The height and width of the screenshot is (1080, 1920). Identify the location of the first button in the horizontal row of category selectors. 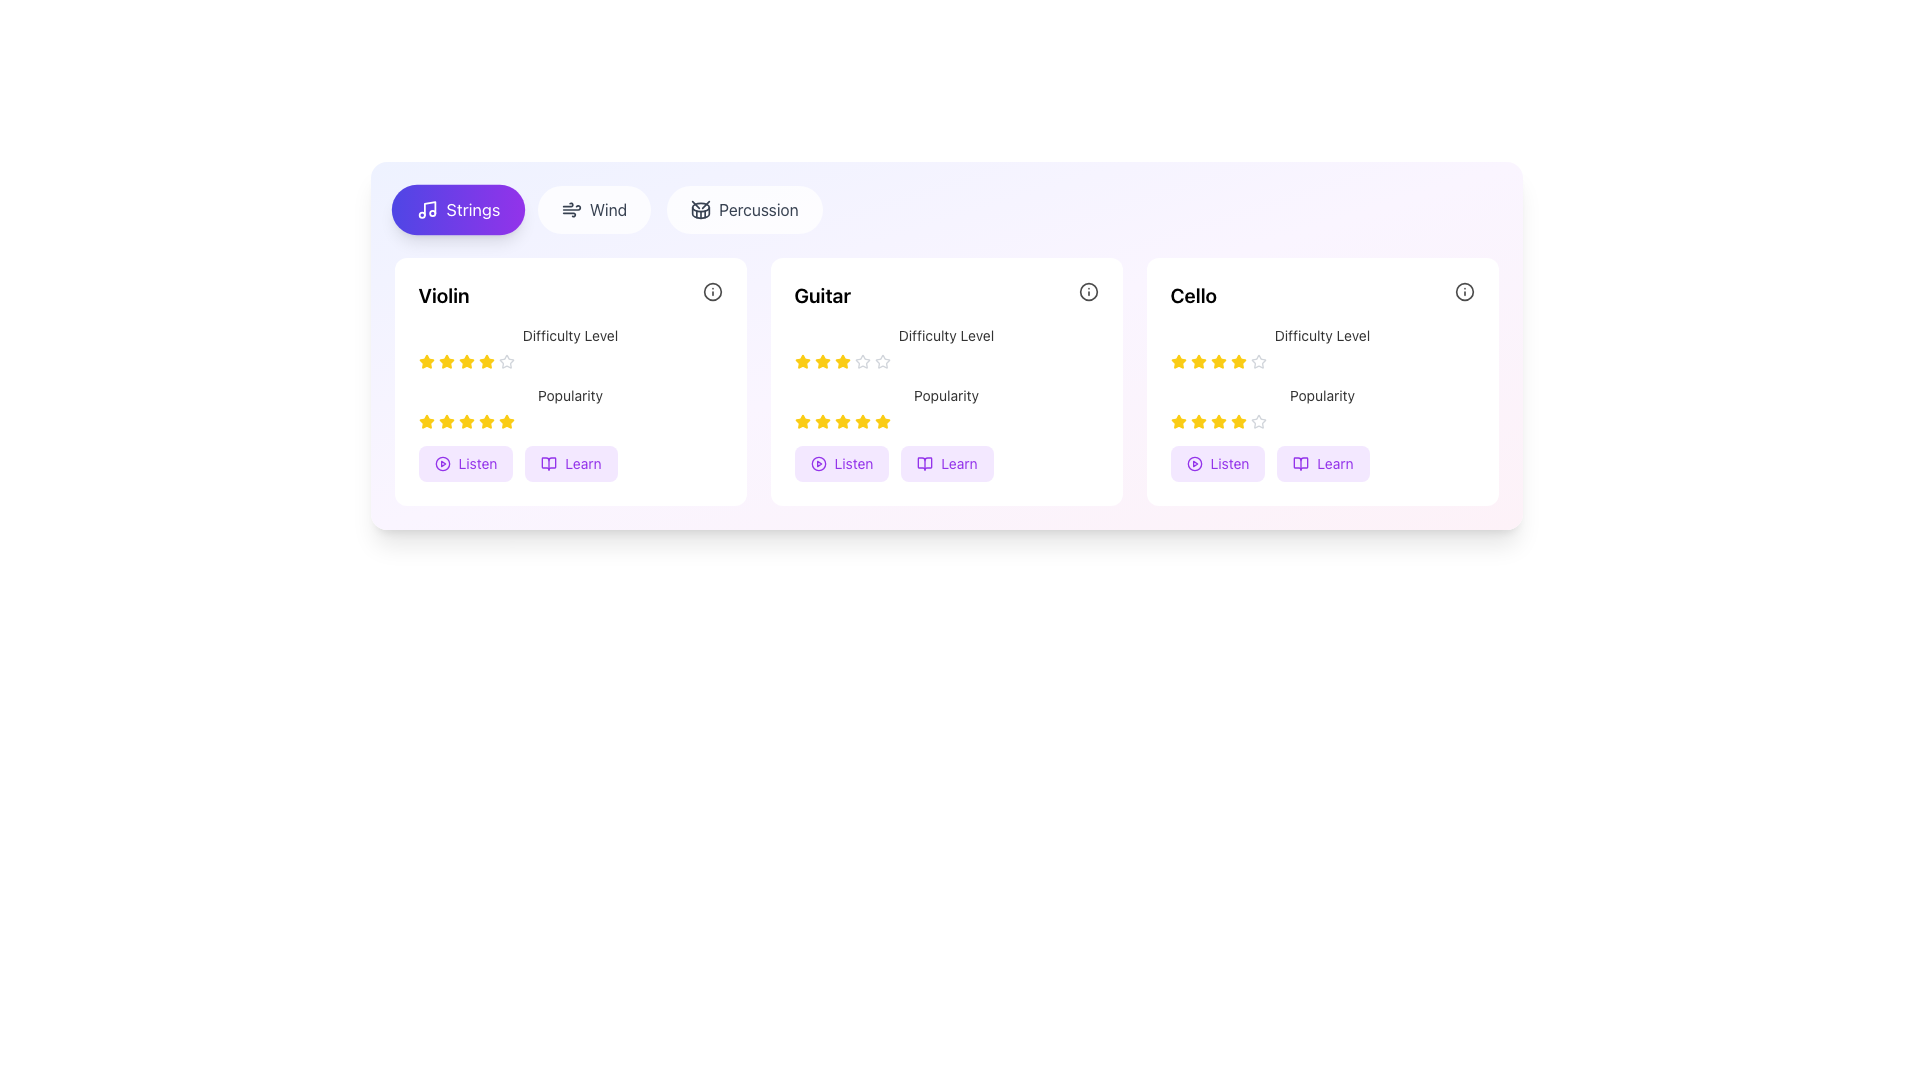
(456, 209).